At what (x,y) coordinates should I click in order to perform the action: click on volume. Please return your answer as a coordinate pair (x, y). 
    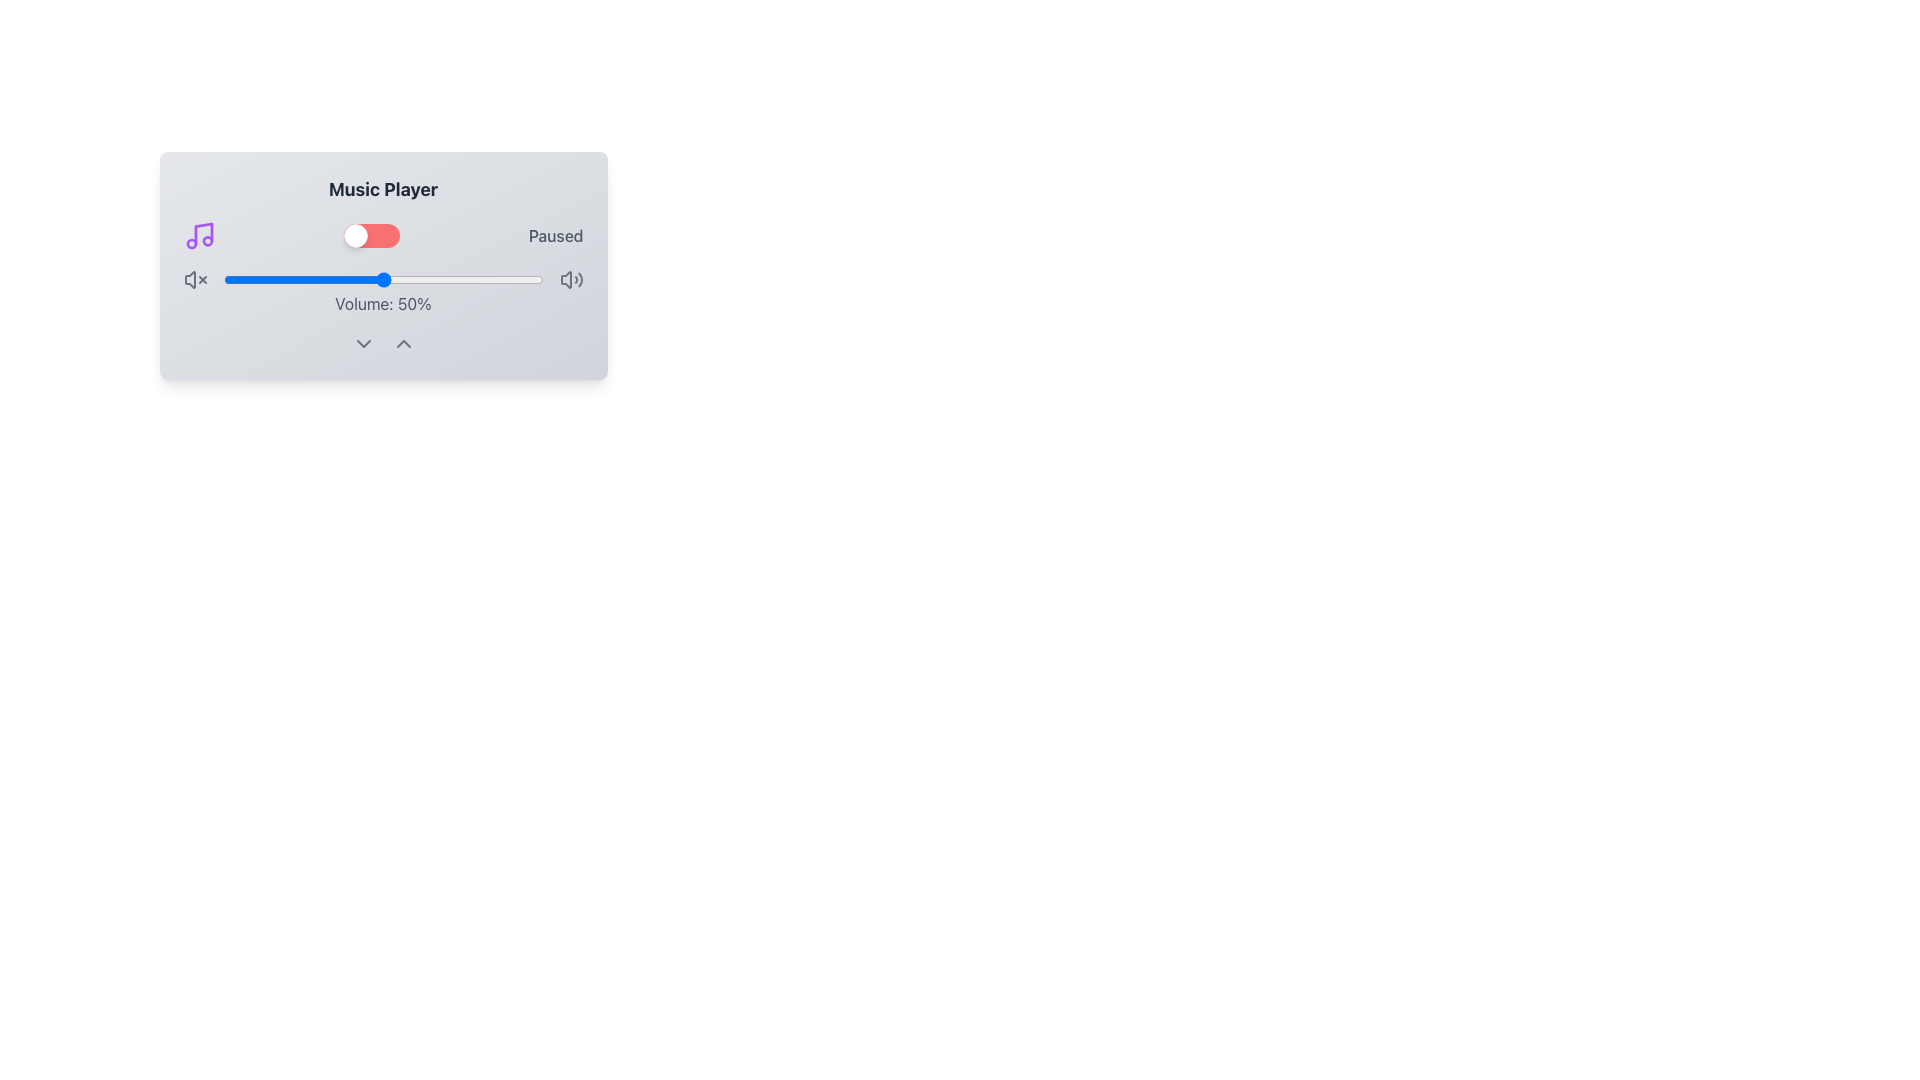
    Looking at the image, I should click on (446, 280).